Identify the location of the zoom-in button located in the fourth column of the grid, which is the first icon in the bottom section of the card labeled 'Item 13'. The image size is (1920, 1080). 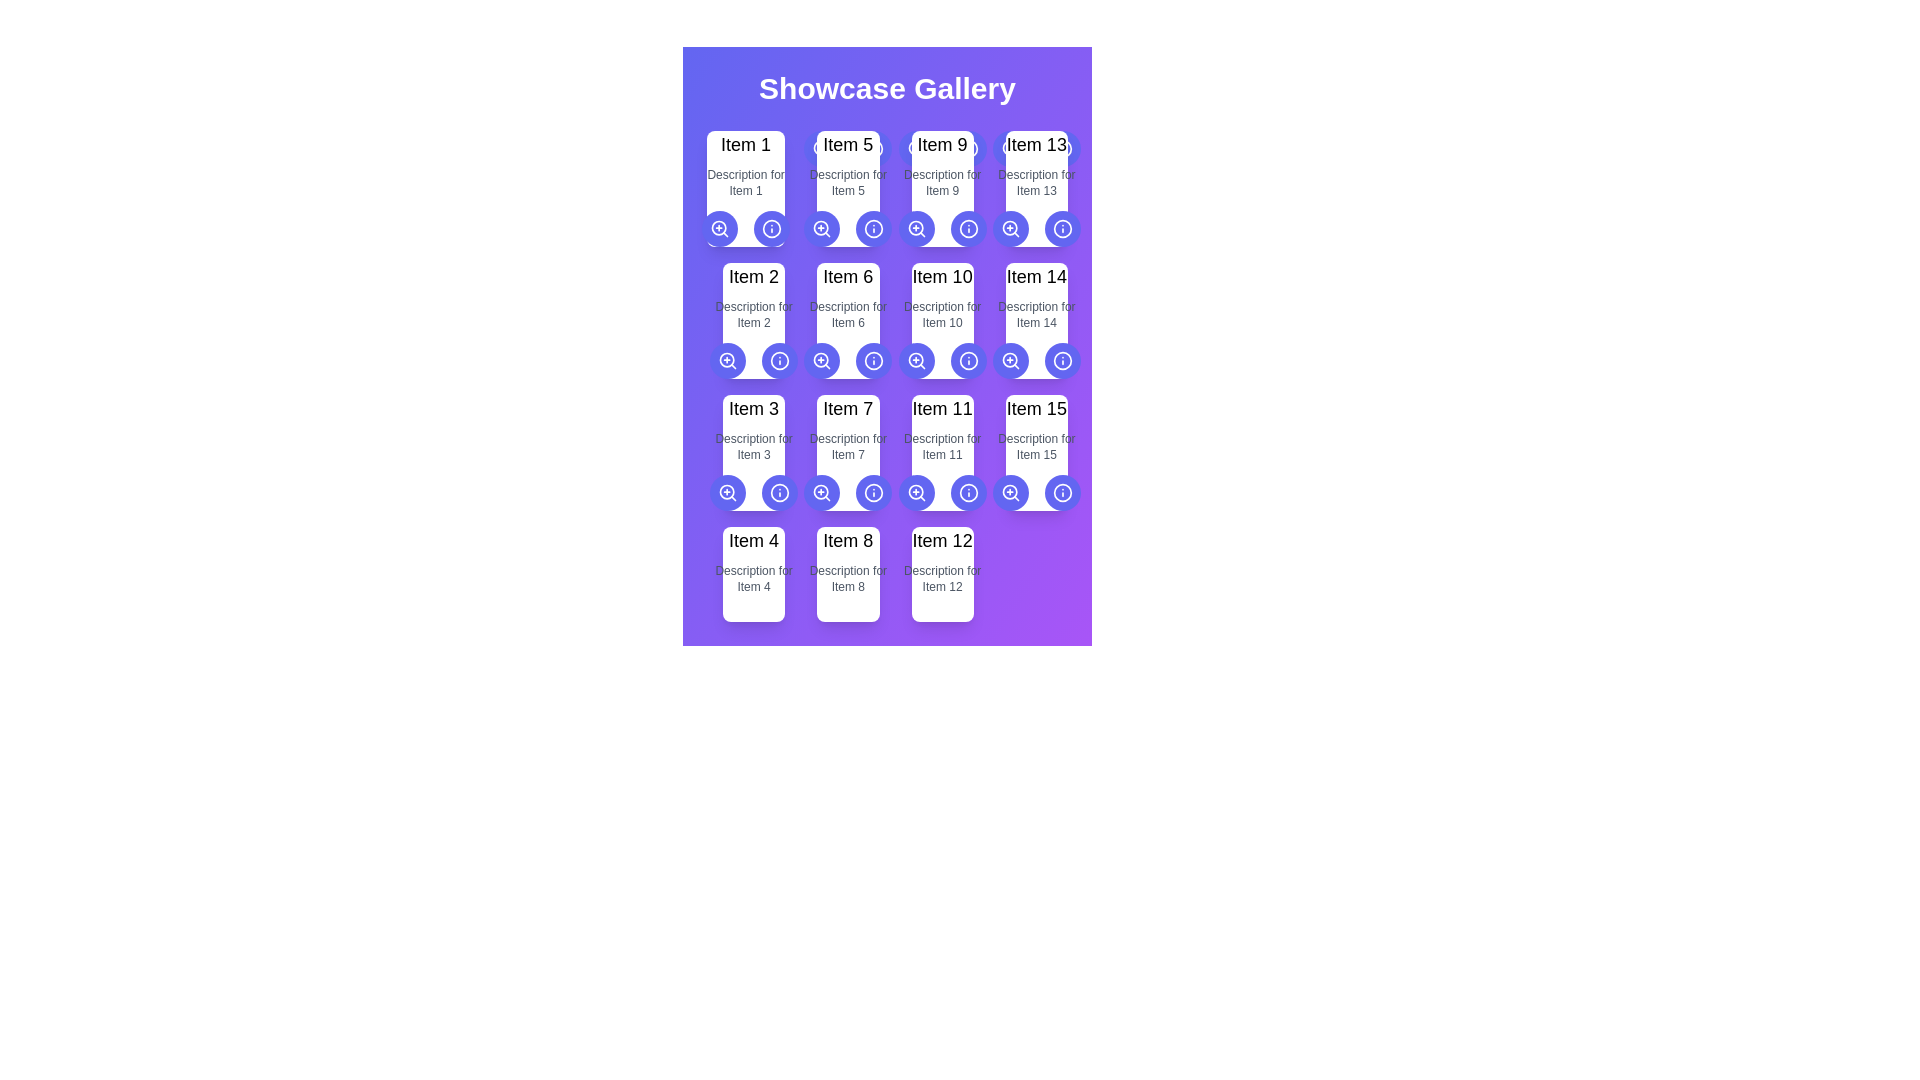
(1010, 148).